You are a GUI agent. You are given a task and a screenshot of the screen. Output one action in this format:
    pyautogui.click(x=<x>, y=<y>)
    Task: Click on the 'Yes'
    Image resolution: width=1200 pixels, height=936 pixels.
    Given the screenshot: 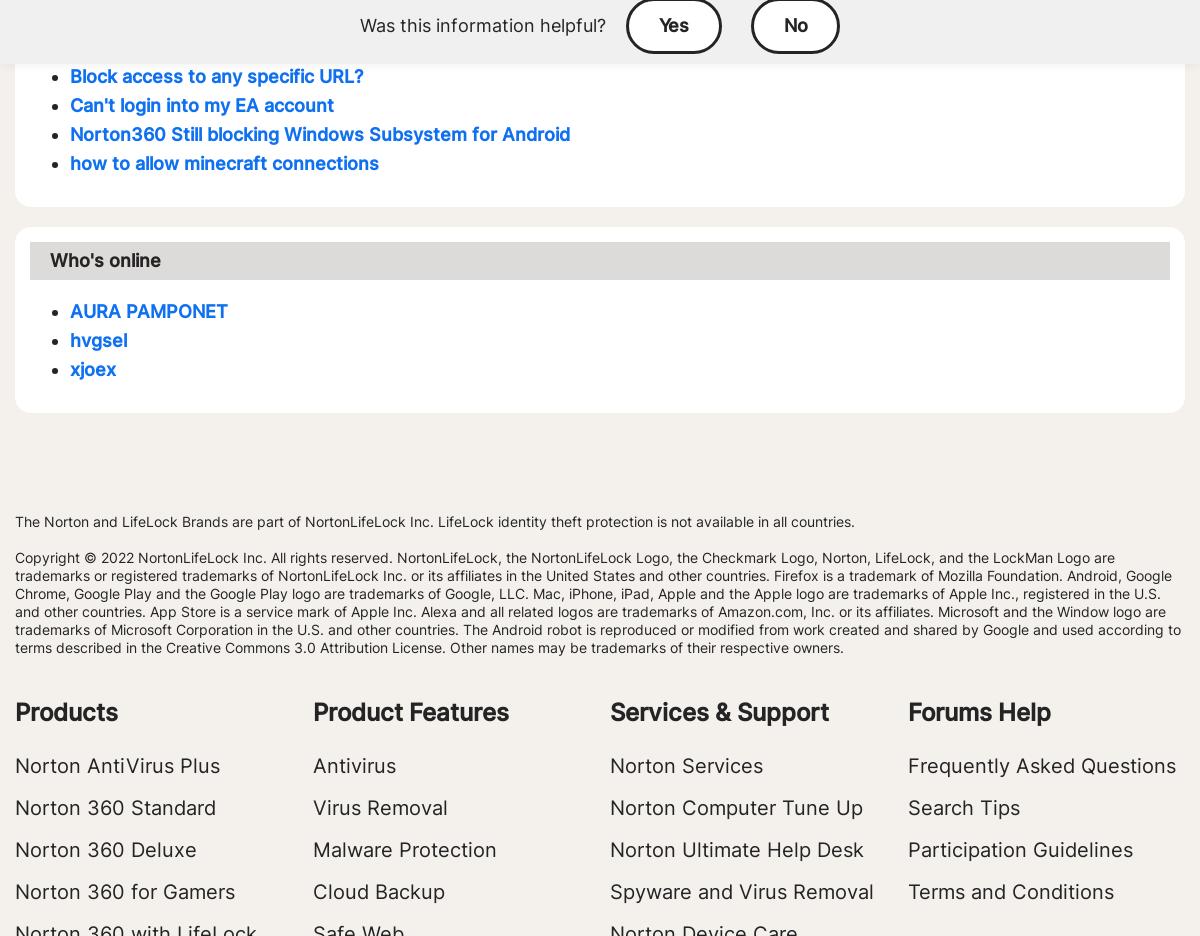 What is the action you would take?
    pyautogui.click(x=672, y=24)
    